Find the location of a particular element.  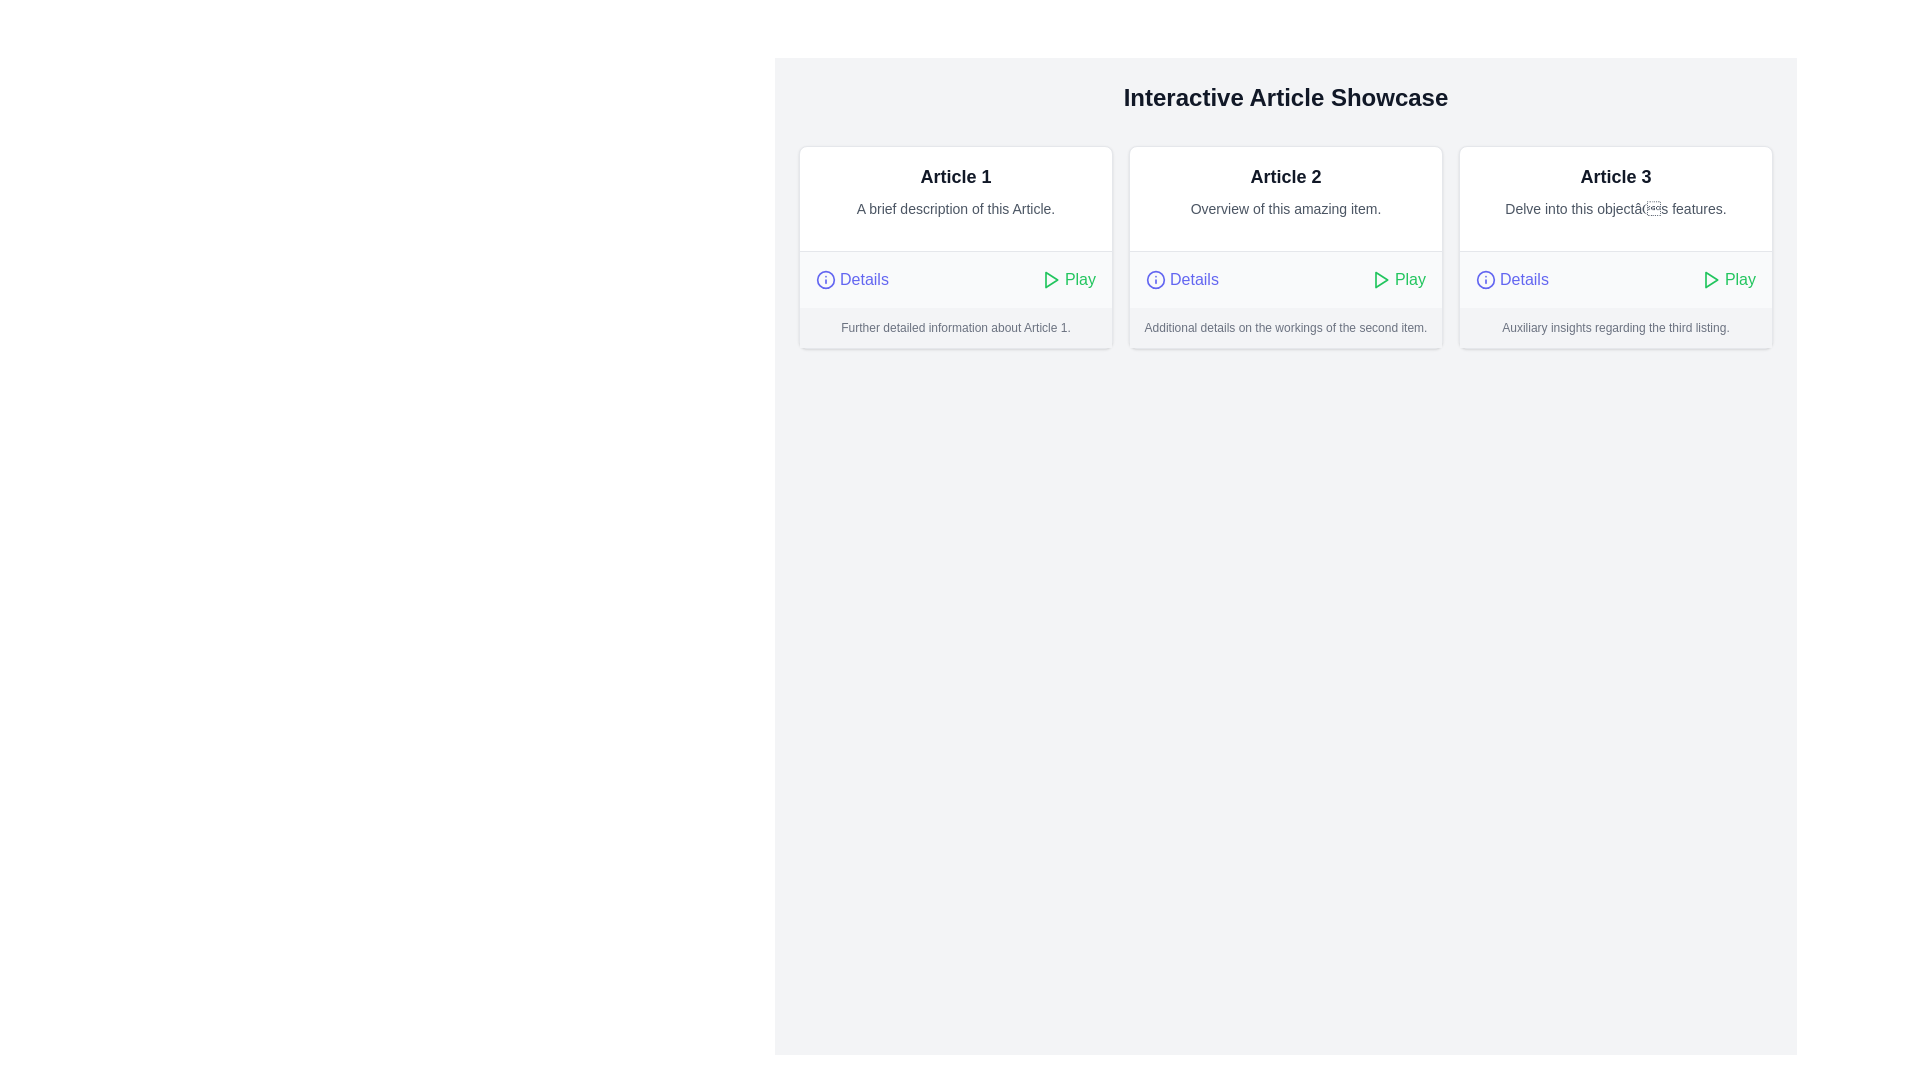

the static text reading 'Delve into this object’s features.' which is positioned below the heading 'Article 3' in the third card from the left is located at coordinates (1616, 208).